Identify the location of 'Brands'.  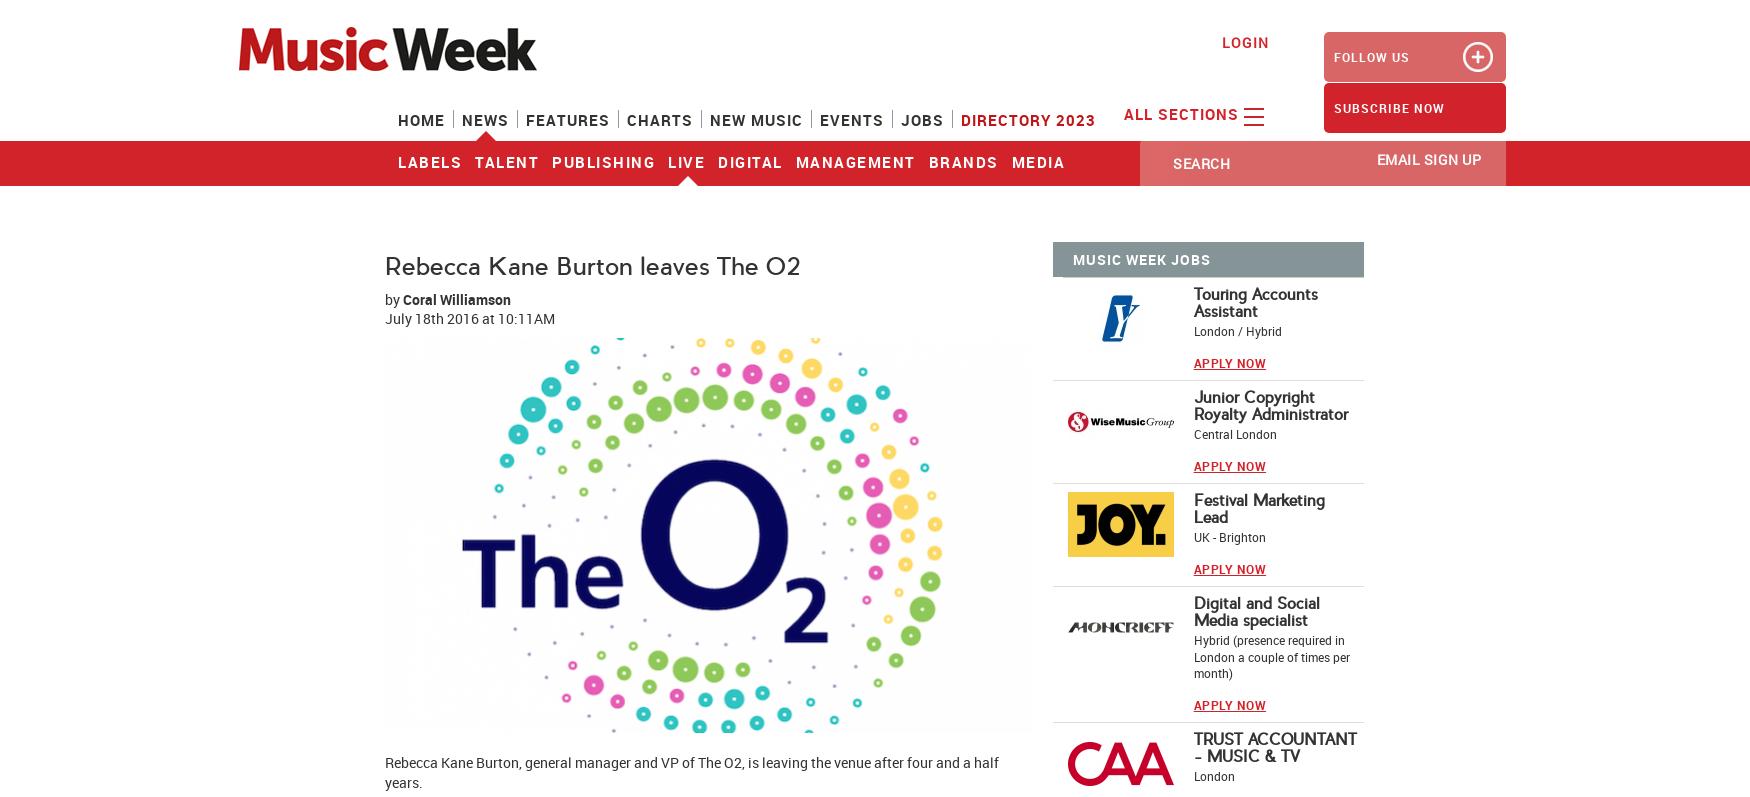
(963, 162).